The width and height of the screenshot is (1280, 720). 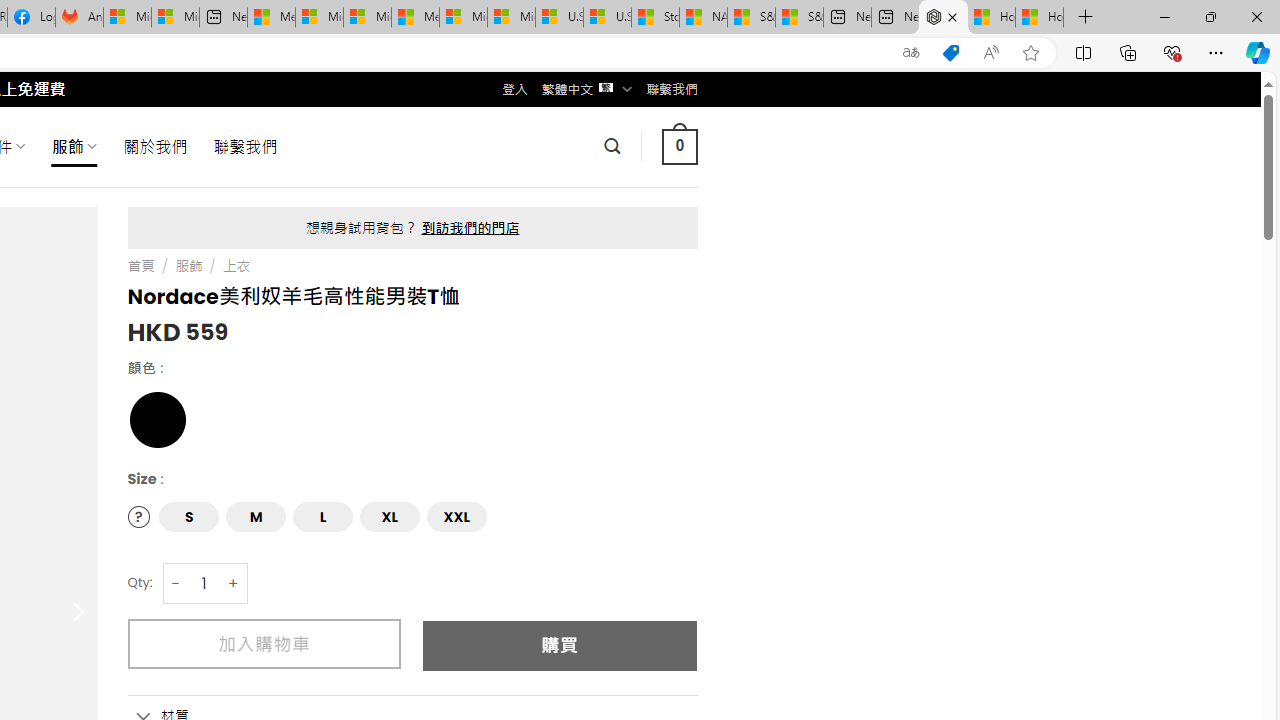 What do you see at coordinates (679, 145) in the screenshot?
I see `'  0  '` at bounding box center [679, 145].